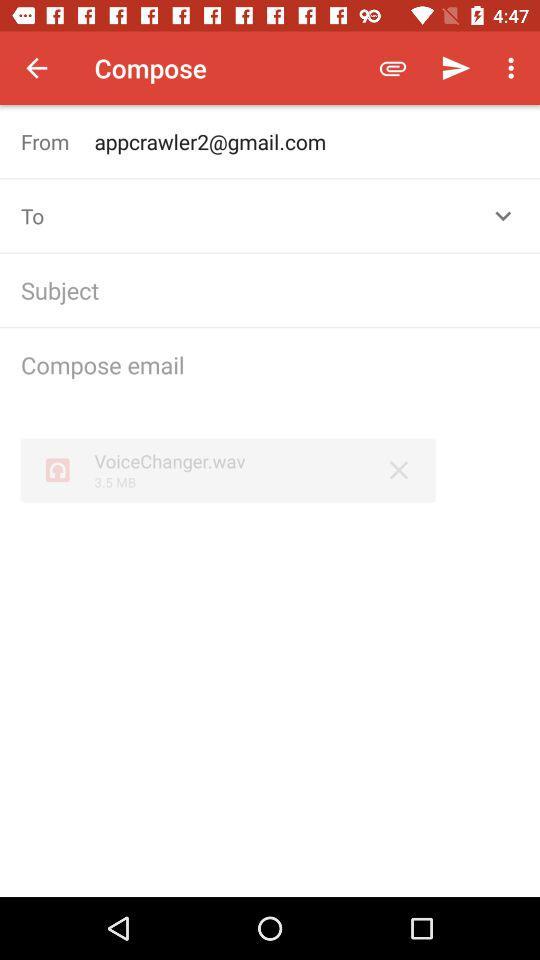 Image resolution: width=540 pixels, height=960 pixels. I want to click on the icon on the right, so click(399, 470).